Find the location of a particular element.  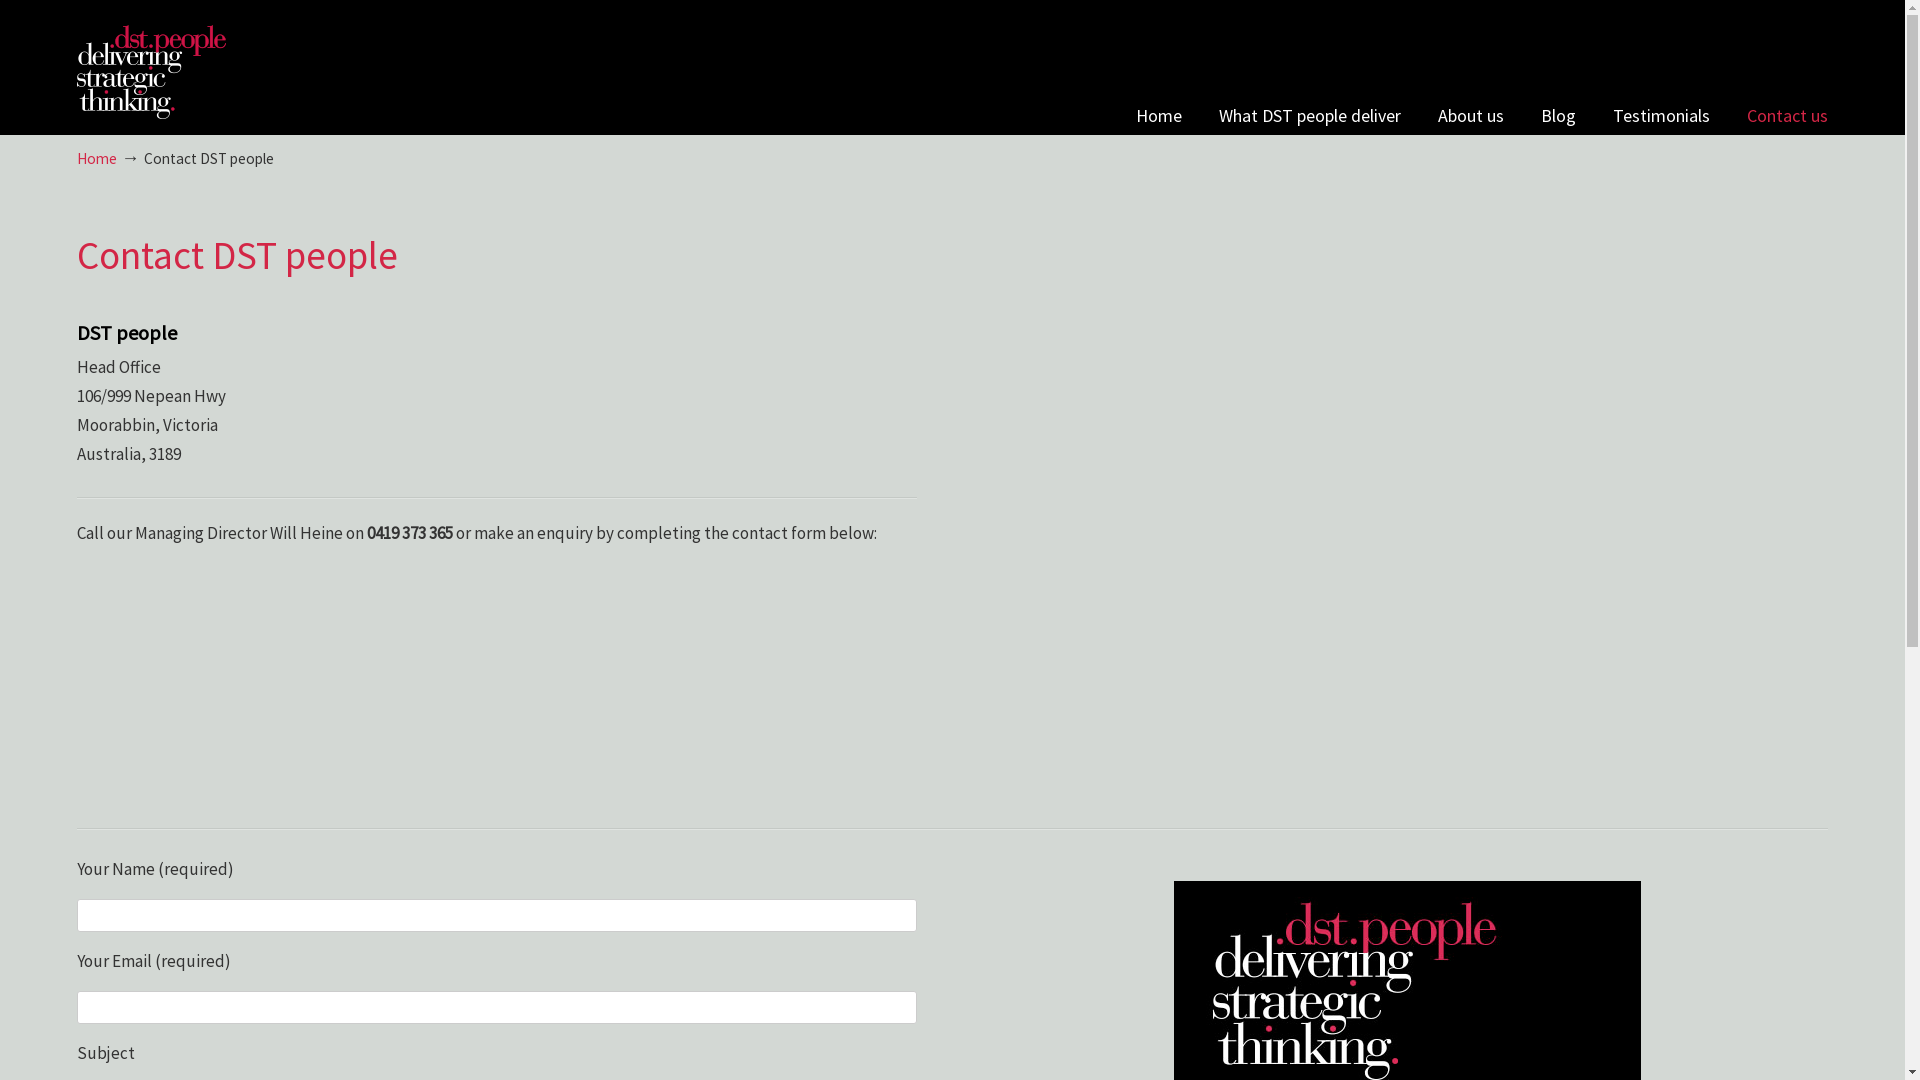

'About us' is located at coordinates (1470, 115).